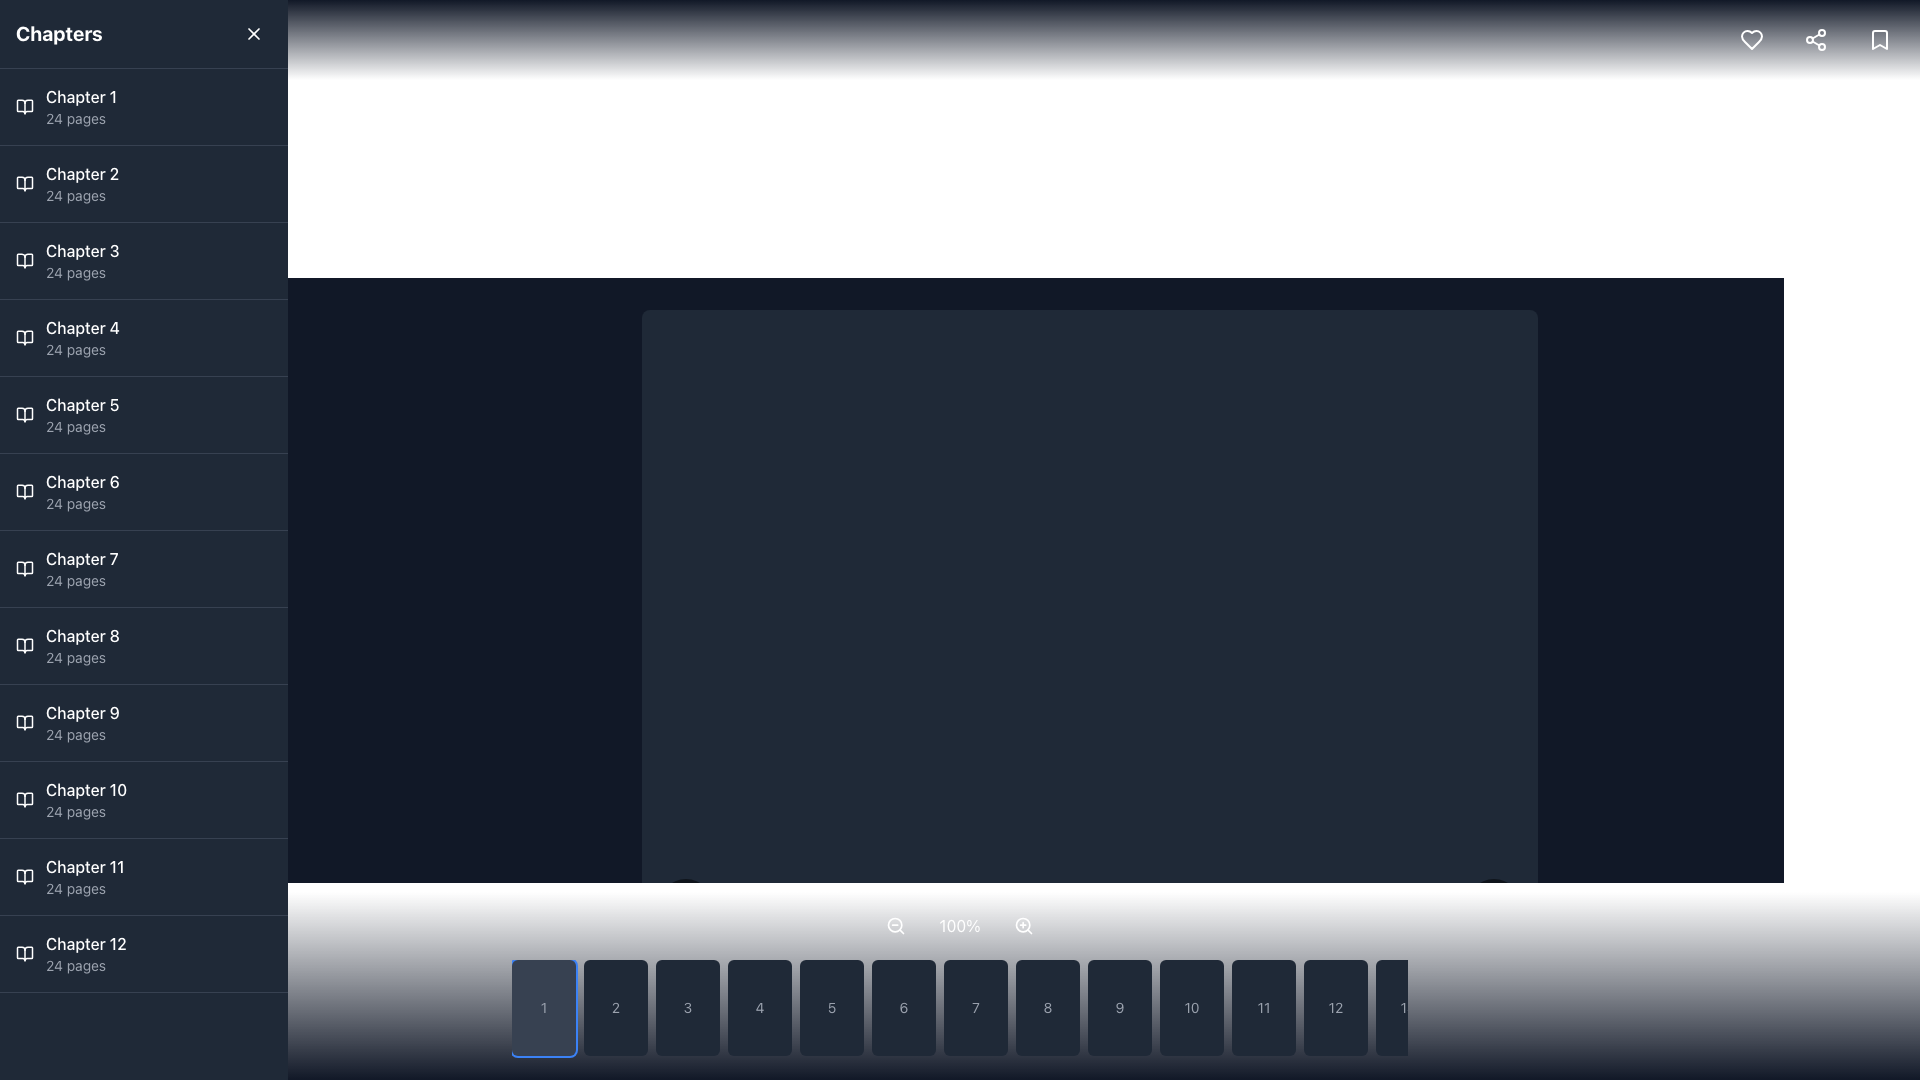  What do you see at coordinates (1879, 39) in the screenshot?
I see `the rounded bookmark icon button located in the top-right corner of the interface` at bounding box center [1879, 39].